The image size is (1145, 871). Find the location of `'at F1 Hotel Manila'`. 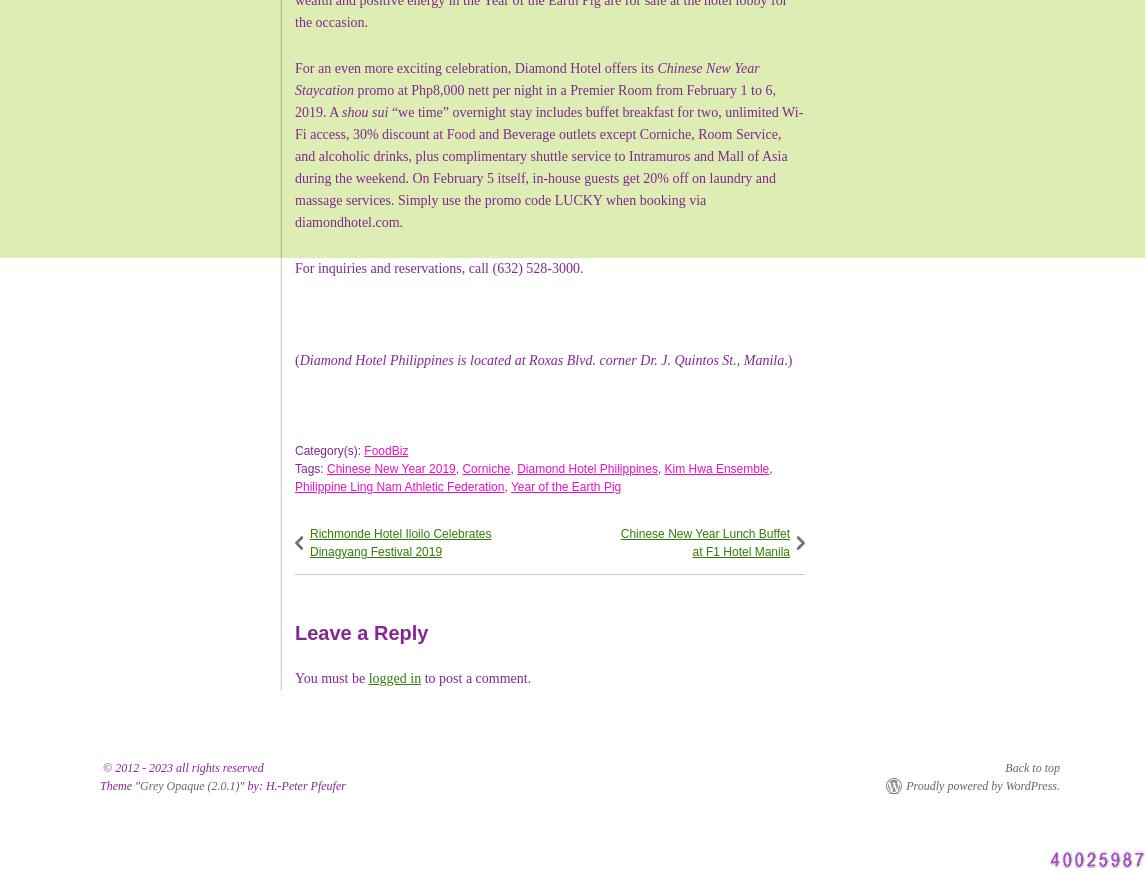

'at F1 Hotel Manila' is located at coordinates (740, 550).